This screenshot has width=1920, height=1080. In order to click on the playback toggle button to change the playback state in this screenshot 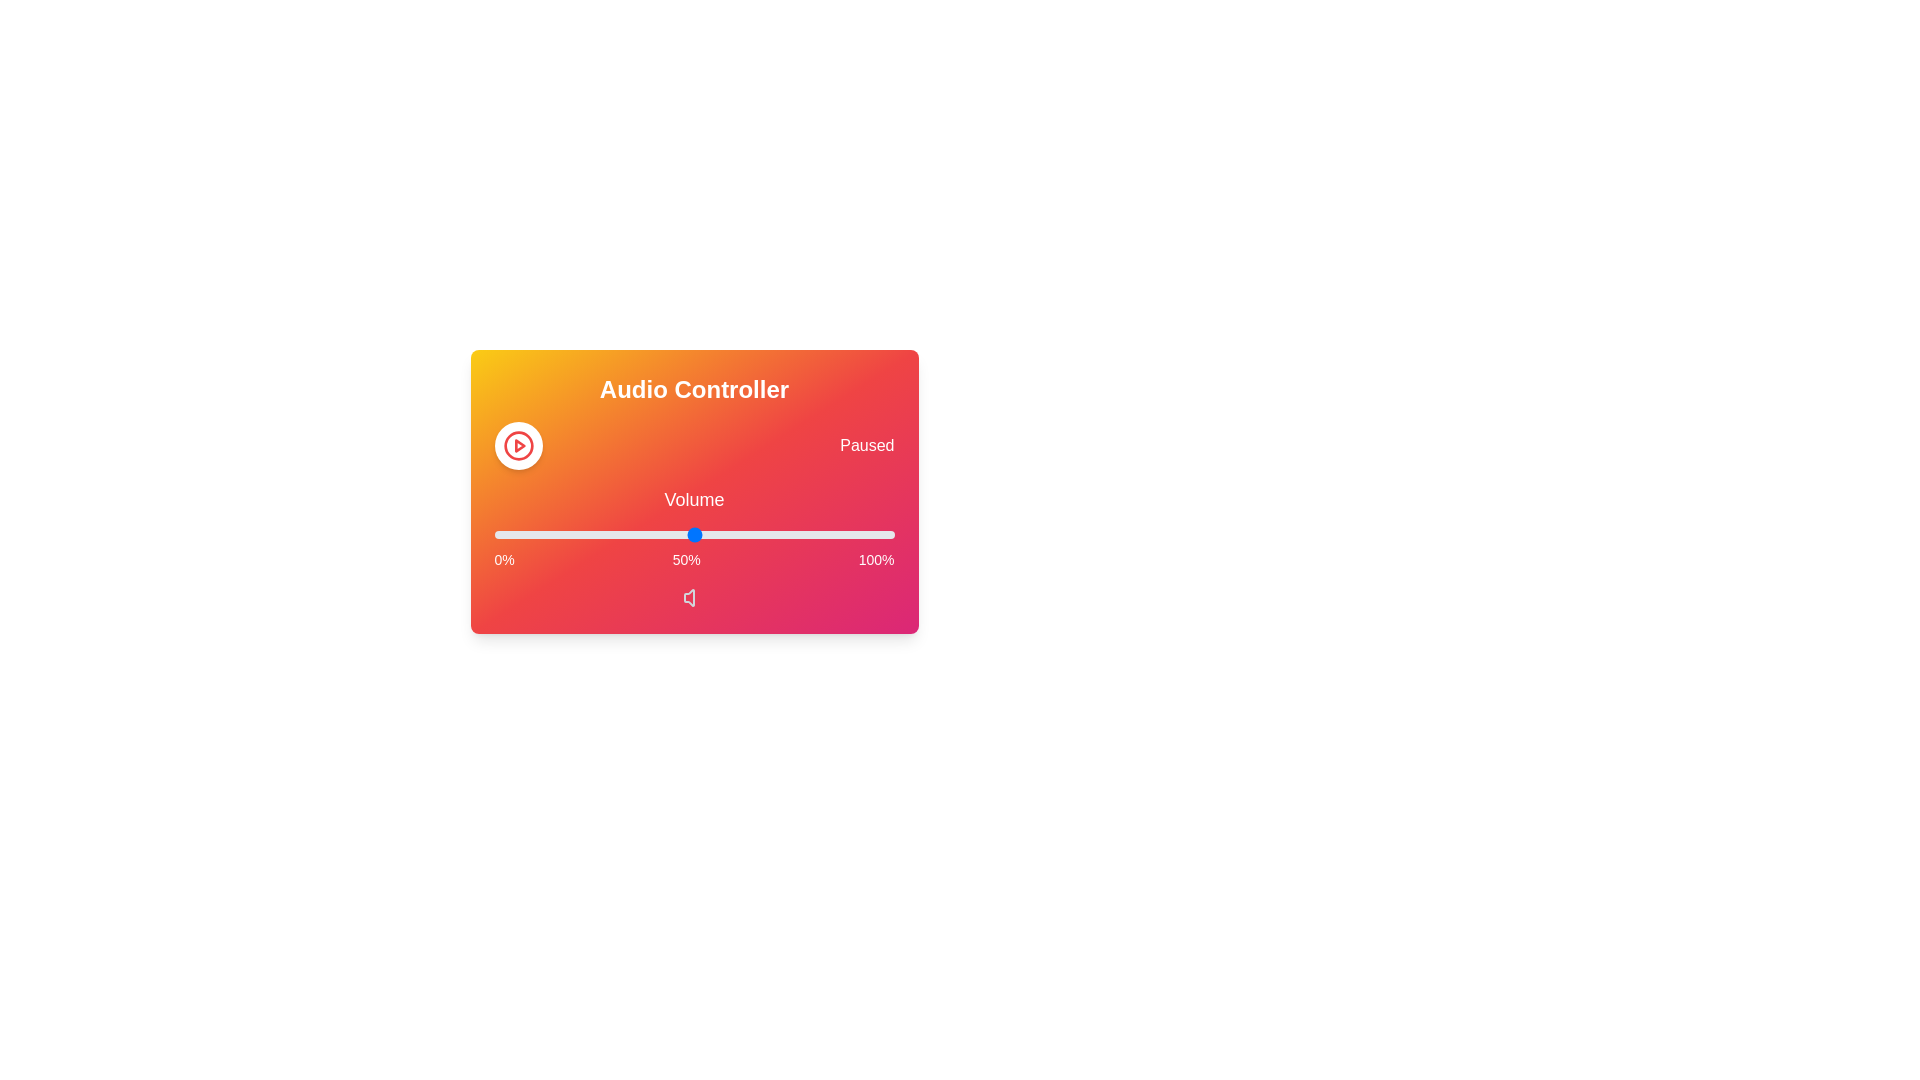, I will do `click(518, 445)`.